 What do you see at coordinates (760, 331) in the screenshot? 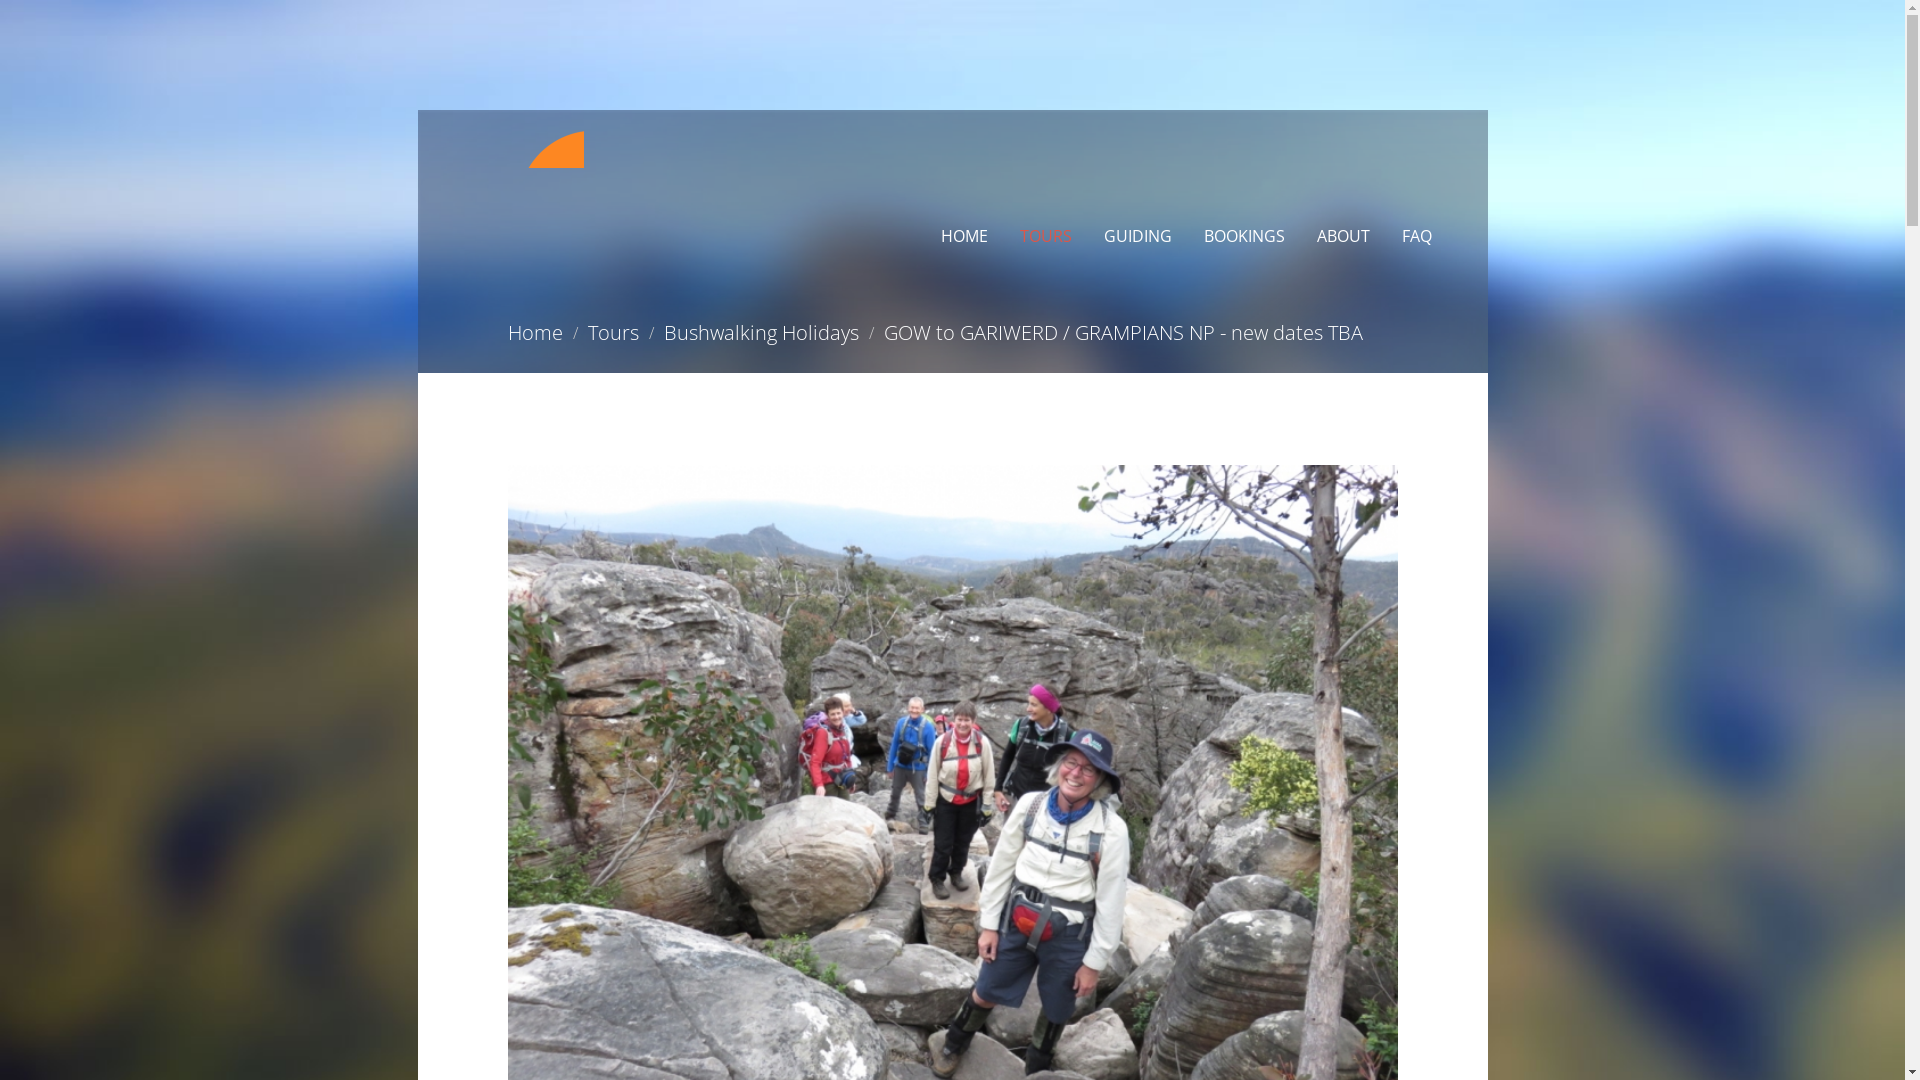
I see `'Bushwalking Holidays'` at bounding box center [760, 331].